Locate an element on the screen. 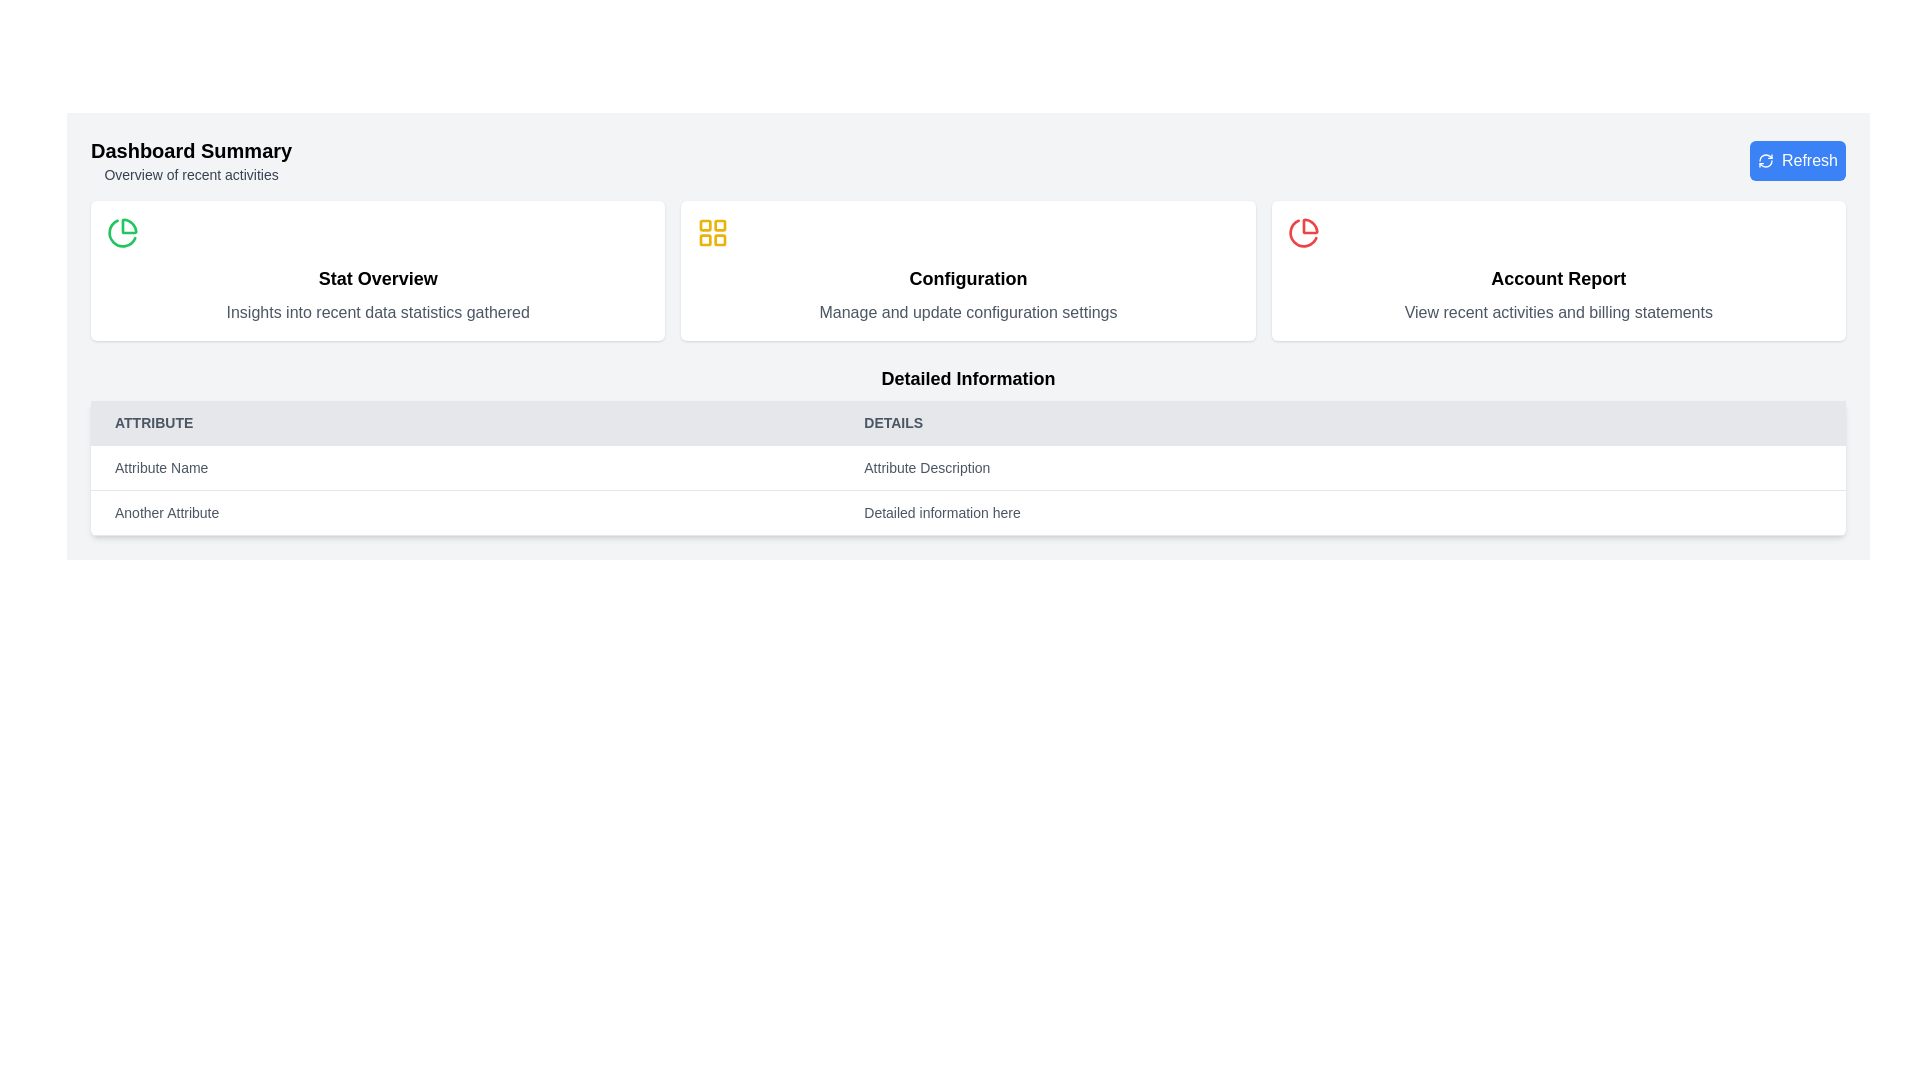 The width and height of the screenshot is (1920, 1080). the 'Dashboard Summary' text label, which is bold and large, located at the top-left section of the interface is located at coordinates (191, 149).